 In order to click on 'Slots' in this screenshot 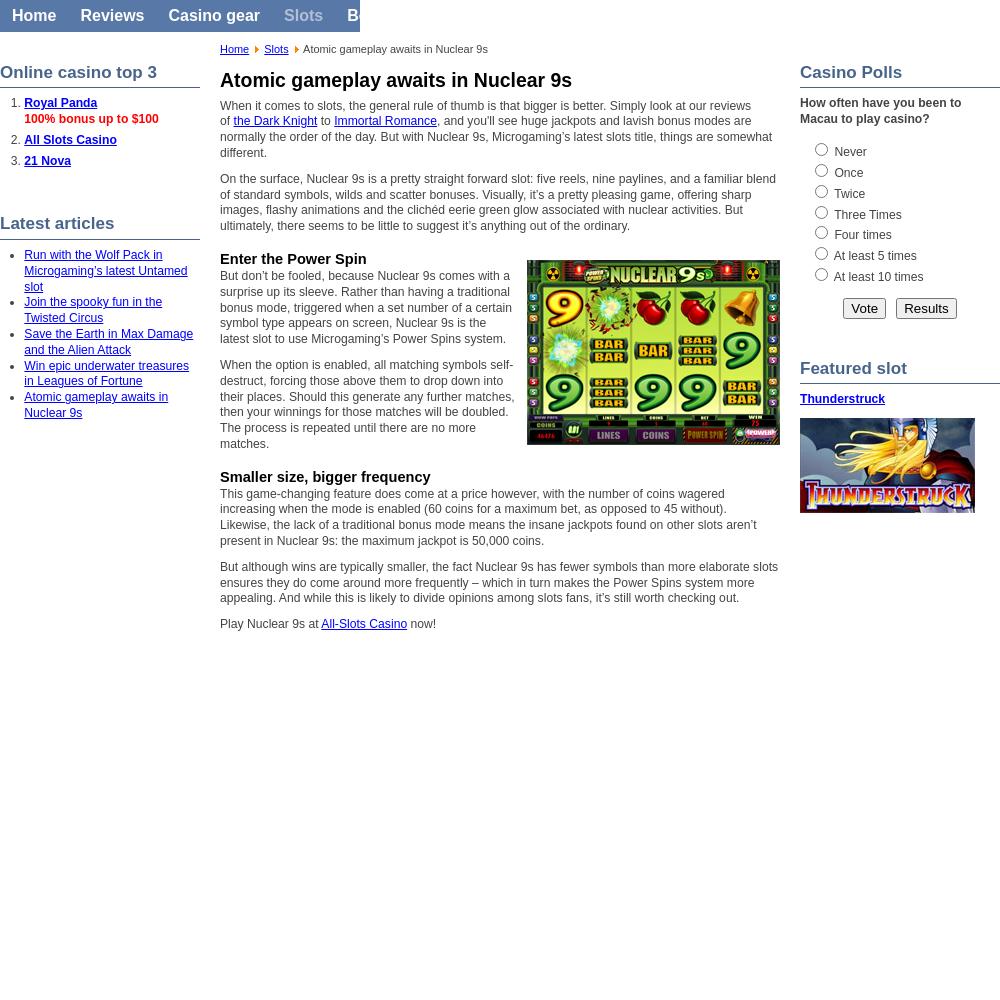, I will do `click(264, 49)`.